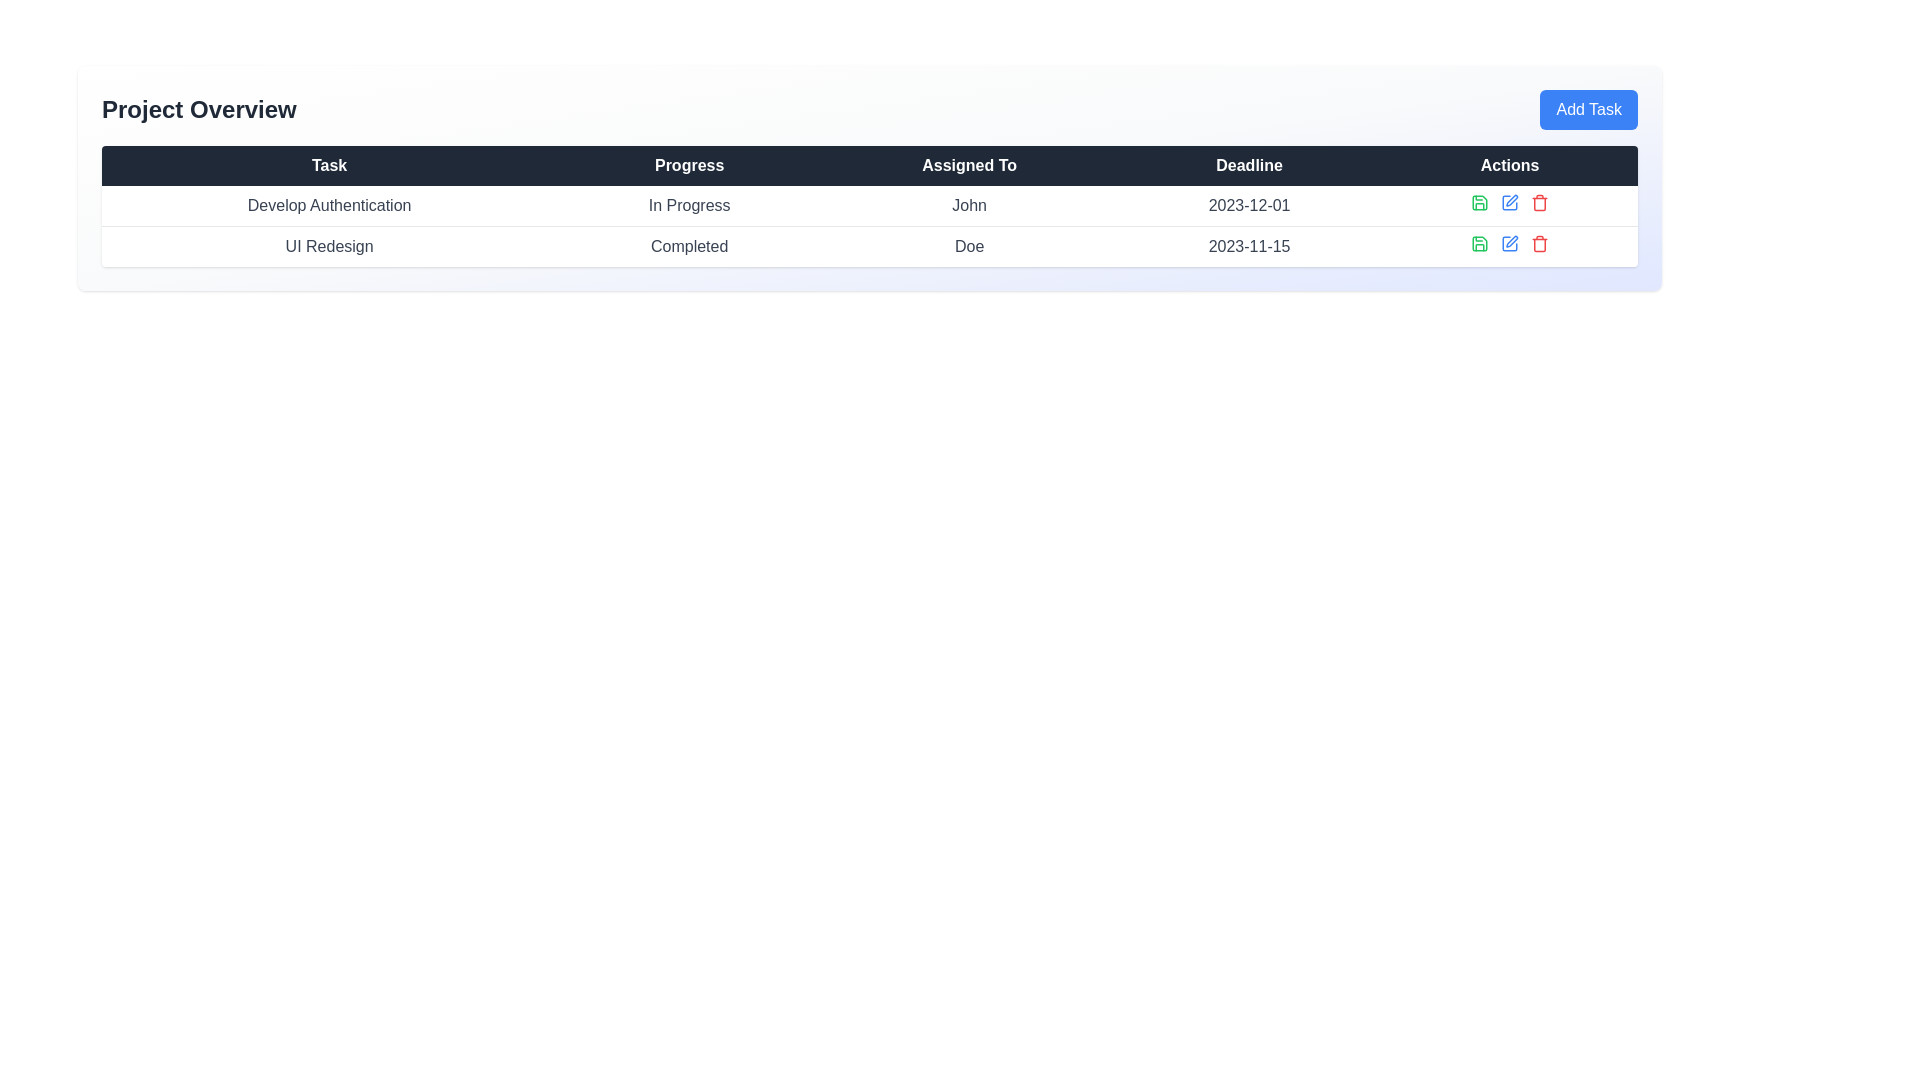 The width and height of the screenshot is (1920, 1080). I want to click on the blue pen icon in the 'Actions' column of the second row under the 'Project Overview' header, so click(1510, 242).